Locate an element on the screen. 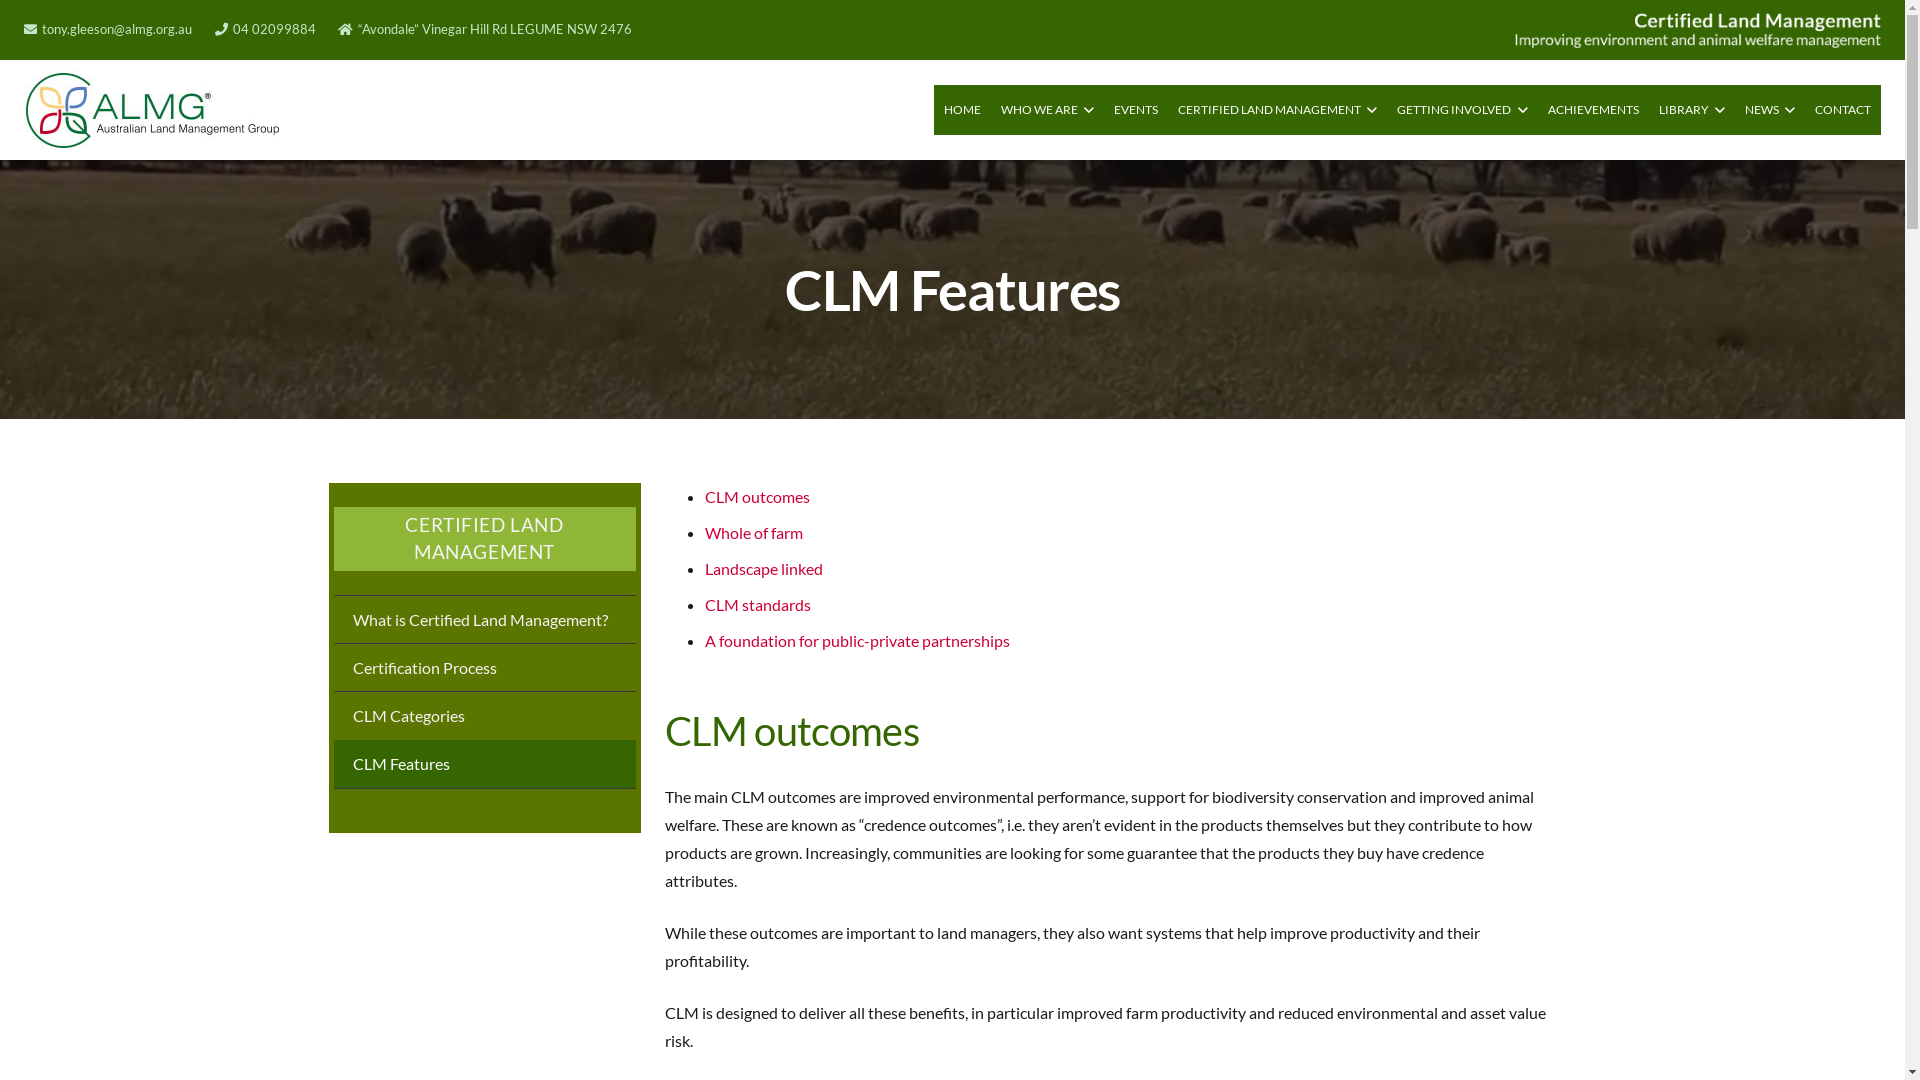 Image resolution: width=1920 pixels, height=1080 pixels. 'CERTIFIED LAND MANAGEMENT' is located at coordinates (1276, 110).